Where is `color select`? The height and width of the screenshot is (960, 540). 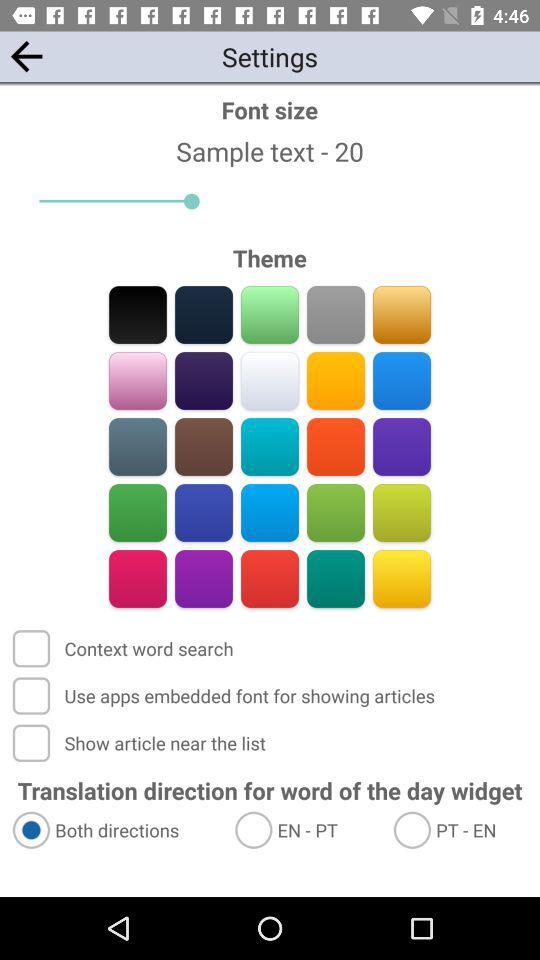
color select is located at coordinates (335, 578).